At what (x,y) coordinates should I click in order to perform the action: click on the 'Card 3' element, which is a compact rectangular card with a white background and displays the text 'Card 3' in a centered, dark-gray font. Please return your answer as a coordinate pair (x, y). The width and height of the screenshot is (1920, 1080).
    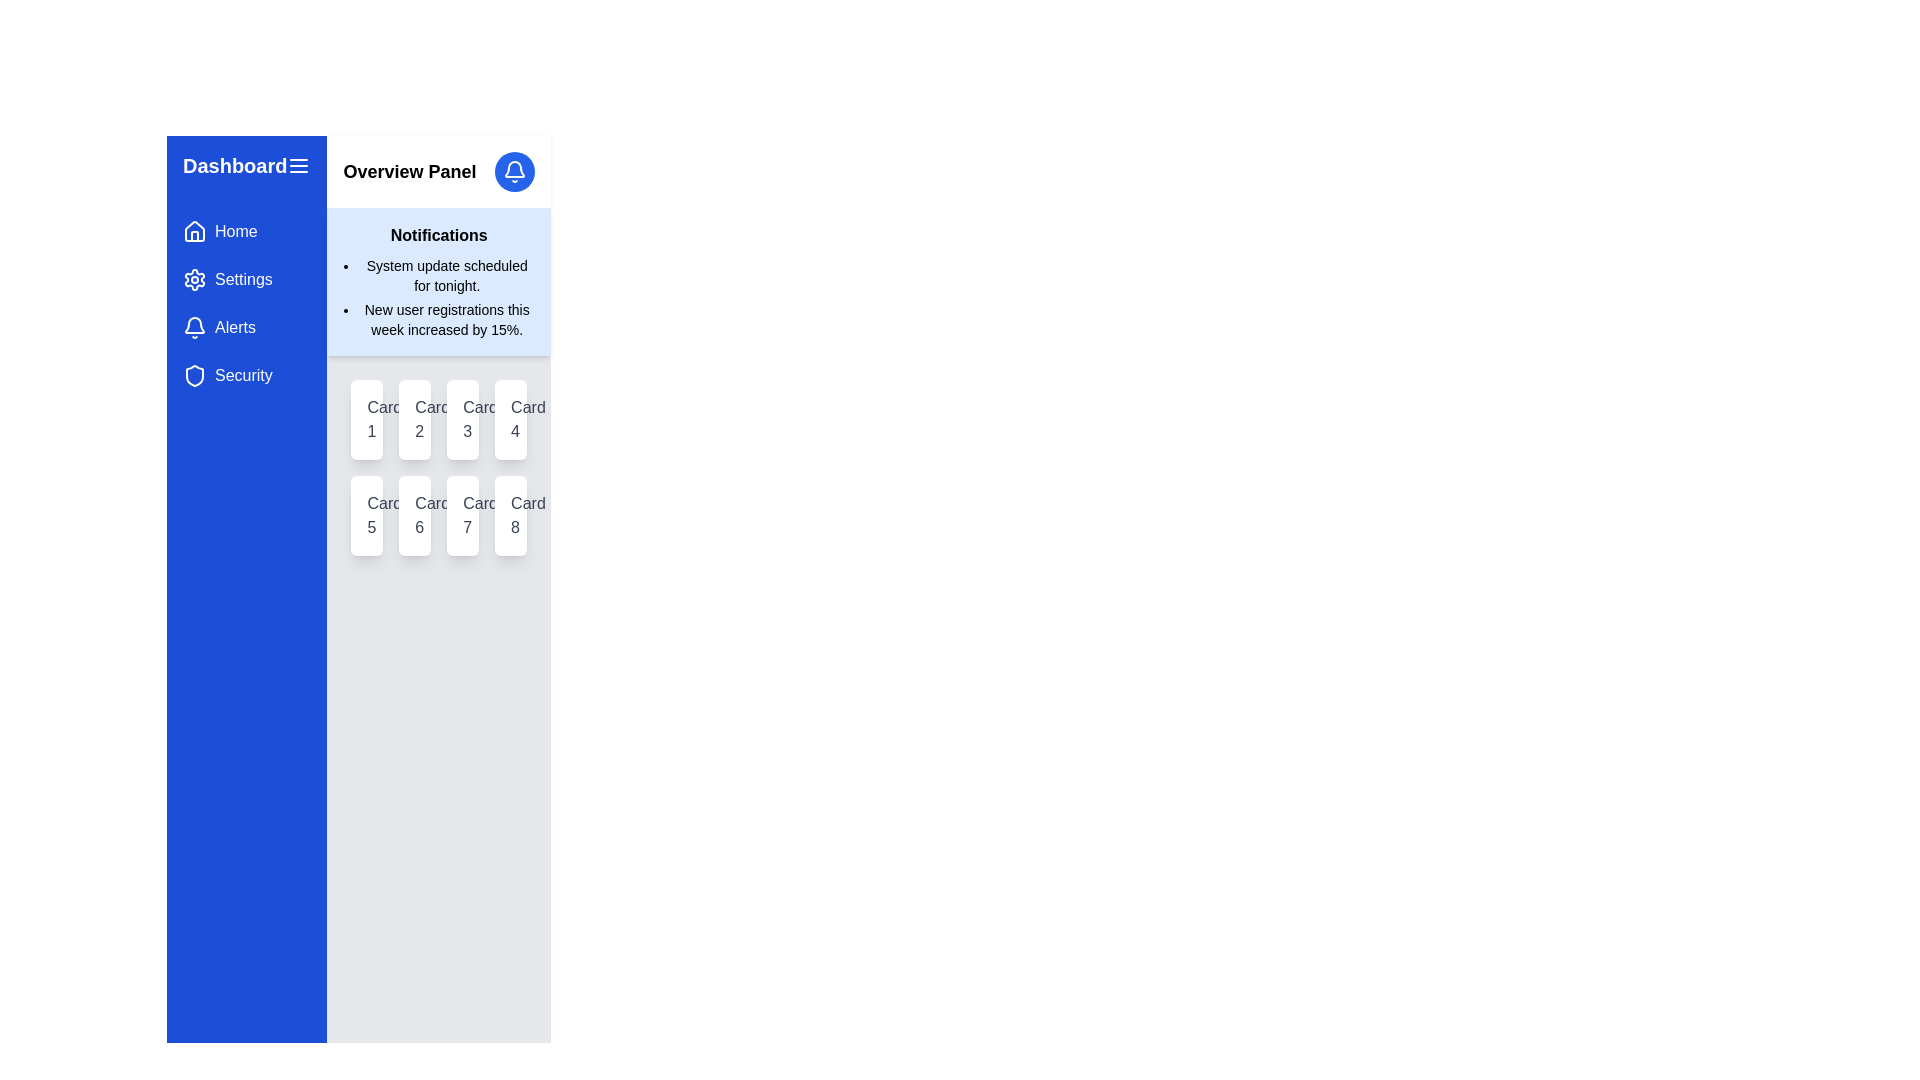
    Looking at the image, I should click on (462, 419).